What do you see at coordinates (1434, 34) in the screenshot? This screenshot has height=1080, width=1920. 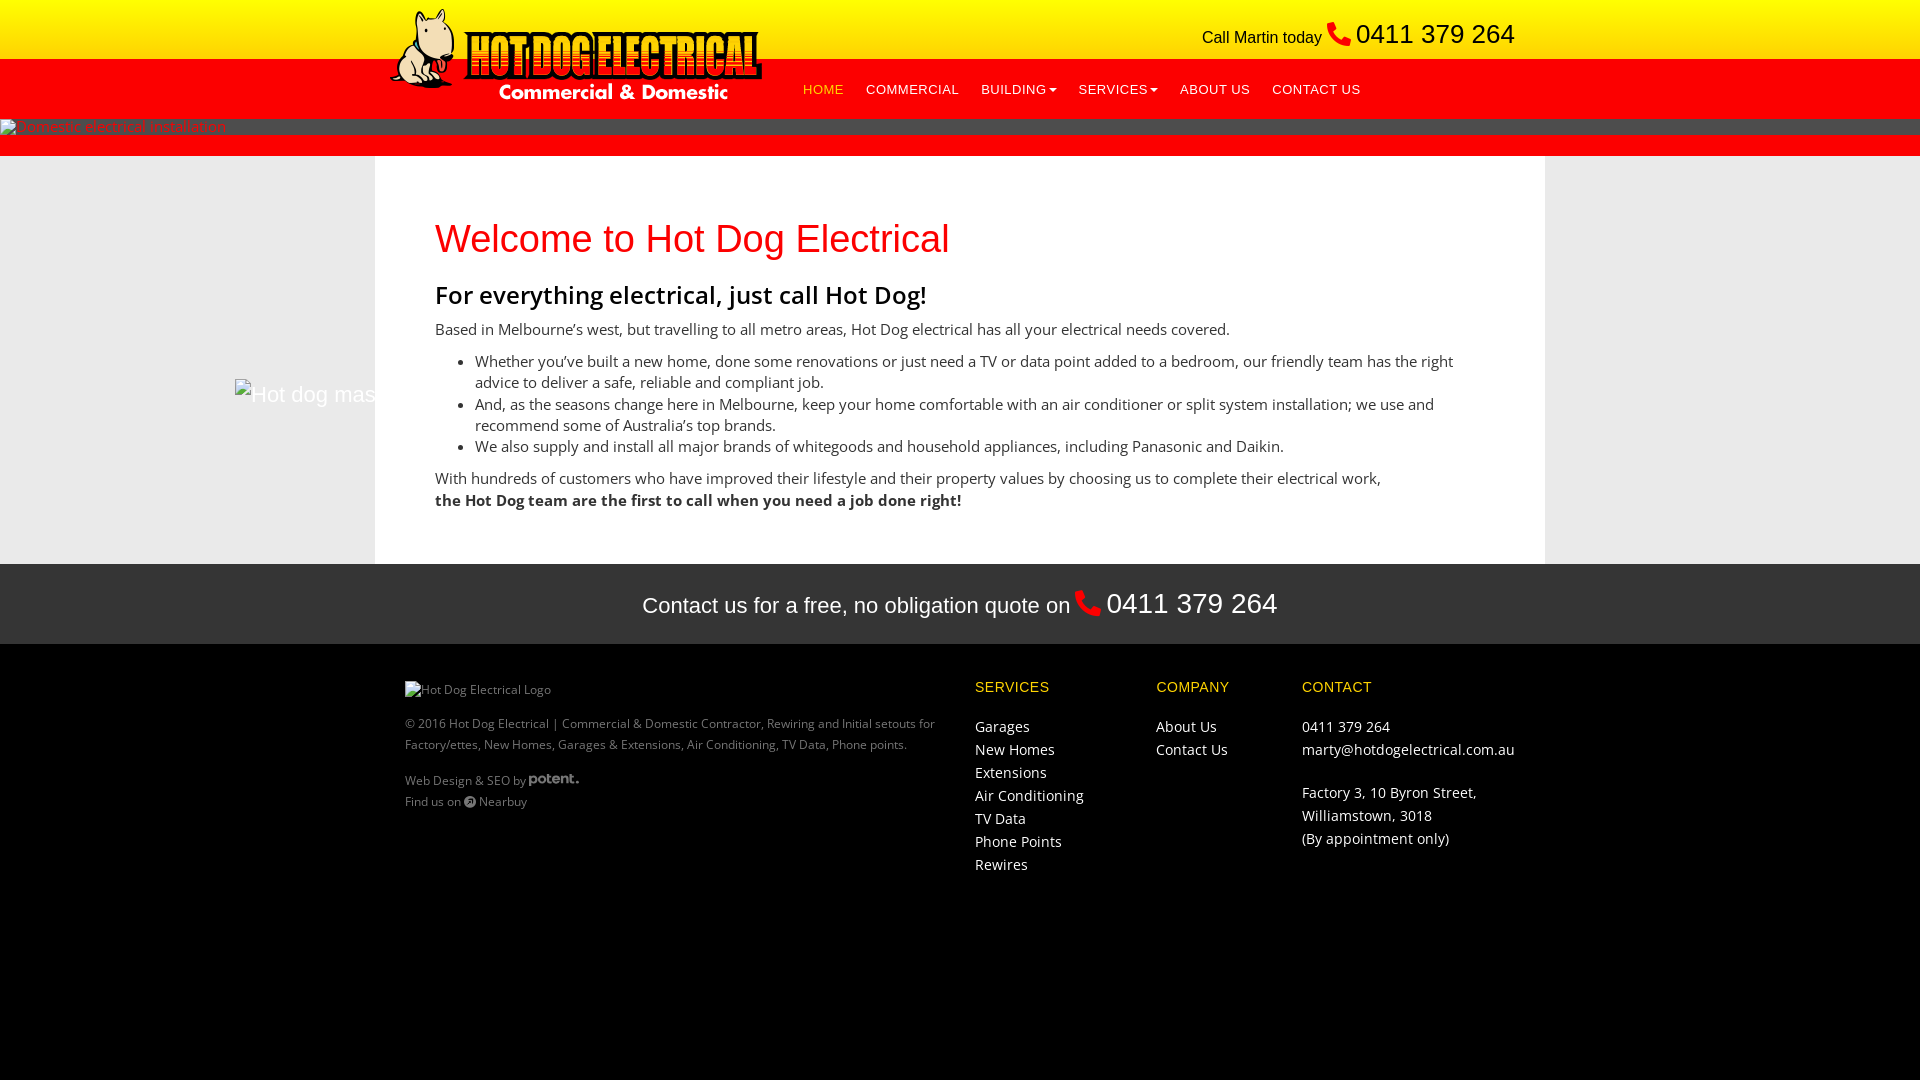 I see `'0411 379 264'` at bounding box center [1434, 34].